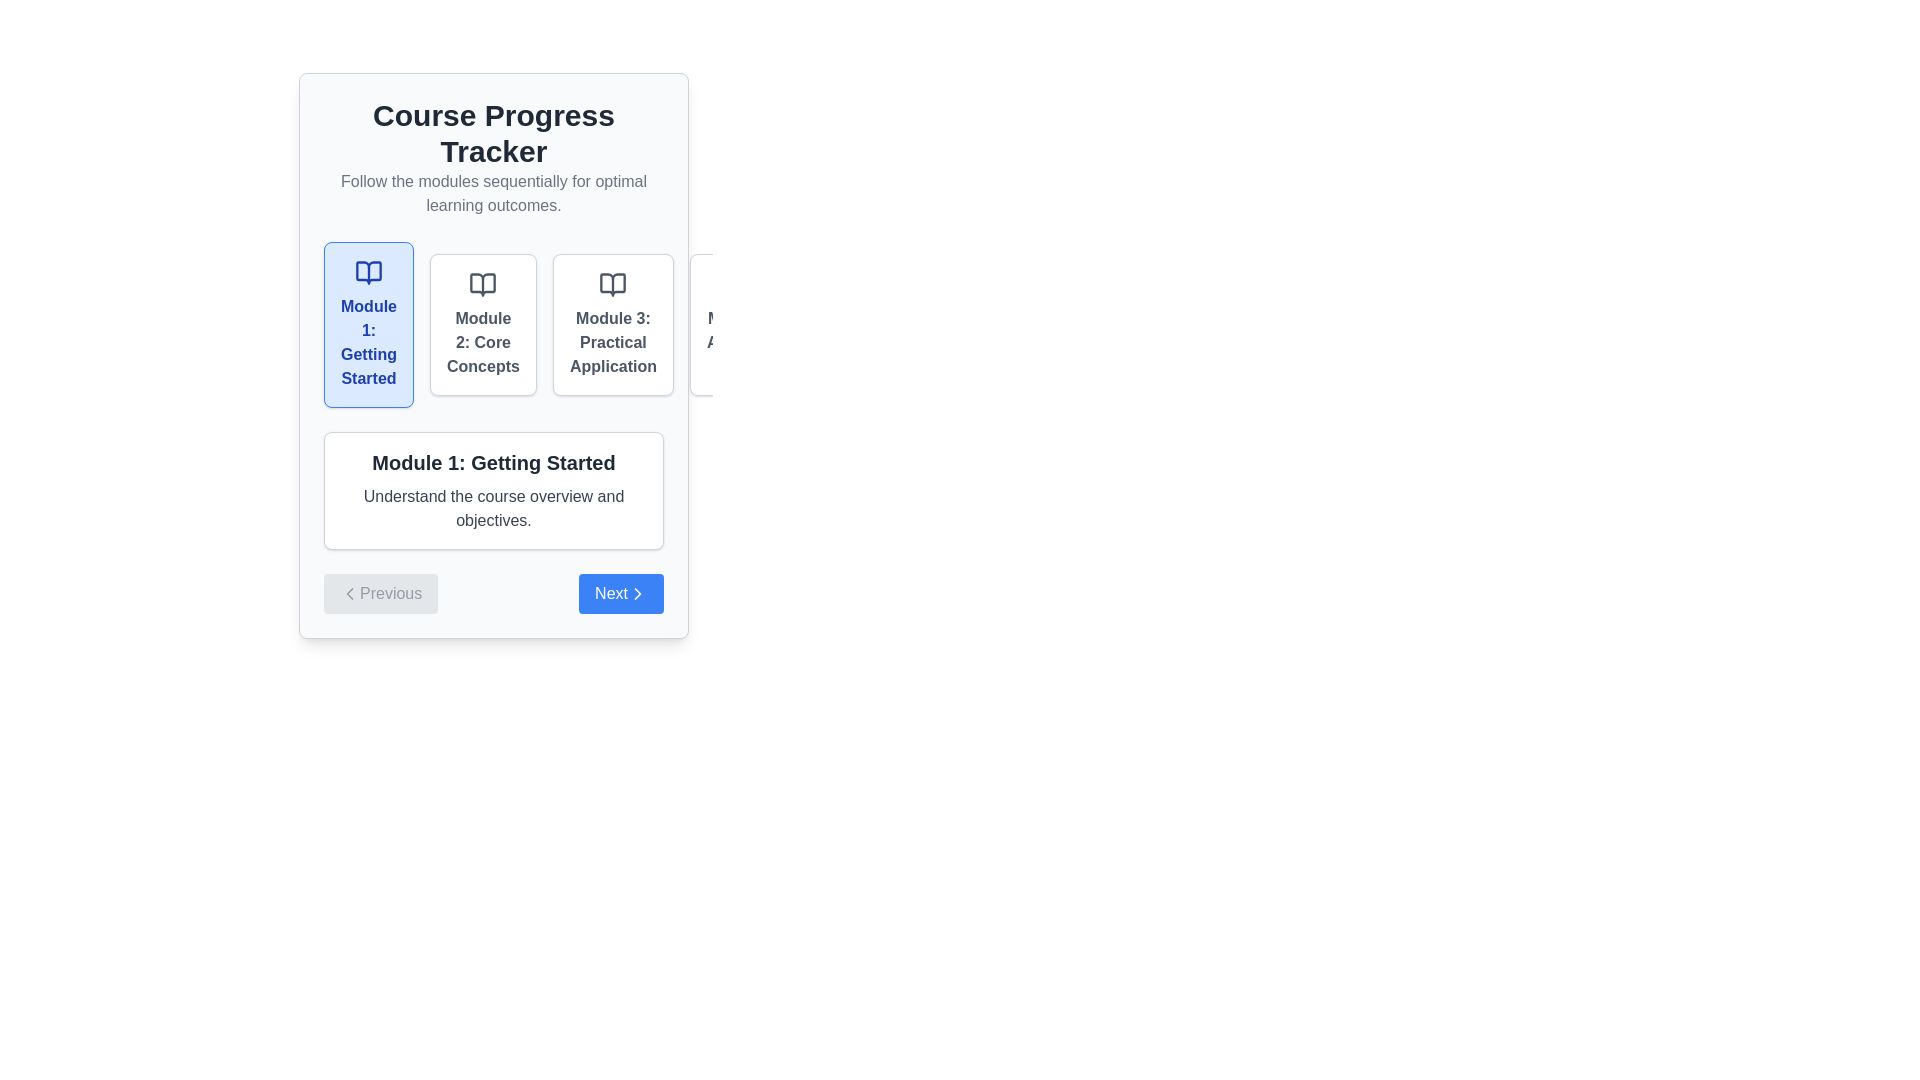 This screenshot has height=1080, width=1920. Describe the element at coordinates (612, 285) in the screenshot. I see `the stylized book icon representing 'Module 3: Practical Application' located centrally above its label within the card` at that location.